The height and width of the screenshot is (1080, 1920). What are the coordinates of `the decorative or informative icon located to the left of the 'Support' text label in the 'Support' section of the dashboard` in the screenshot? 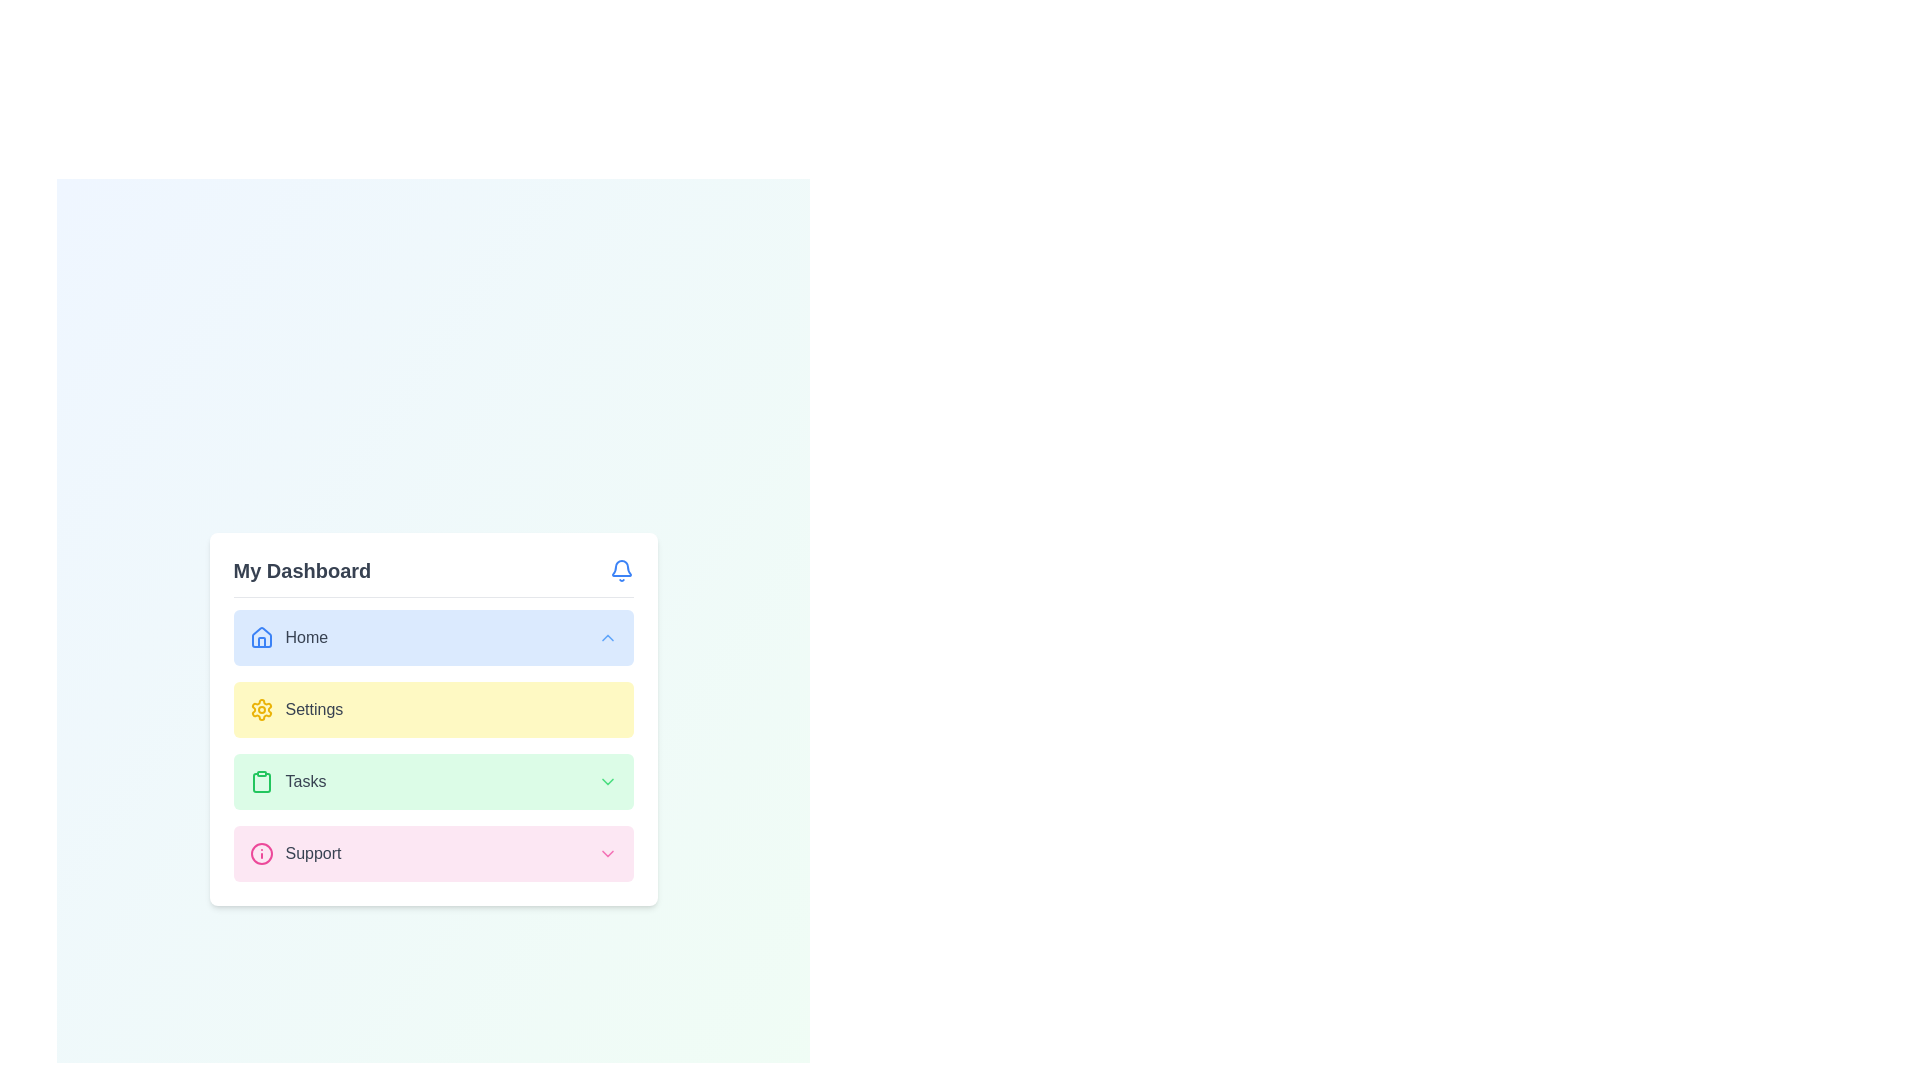 It's located at (260, 853).